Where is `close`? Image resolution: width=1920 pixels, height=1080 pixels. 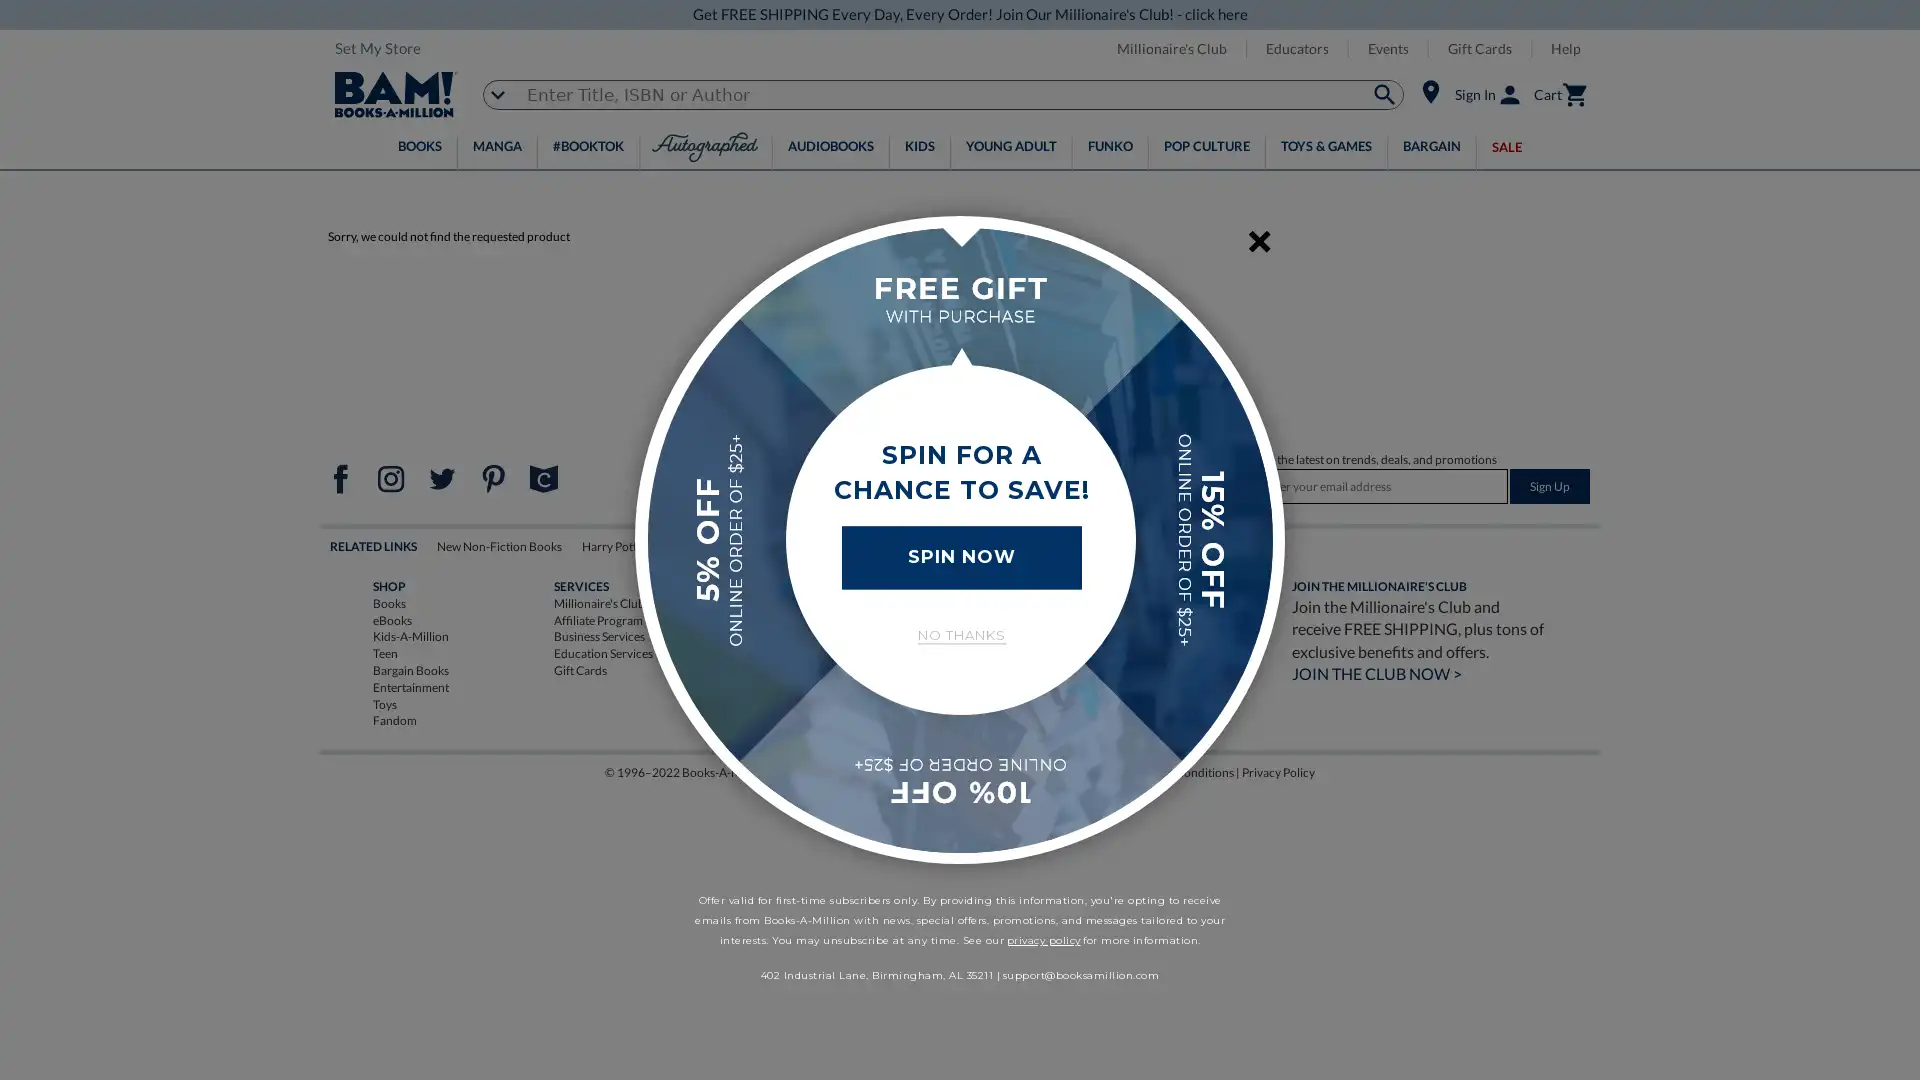 close is located at coordinates (1258, 242).